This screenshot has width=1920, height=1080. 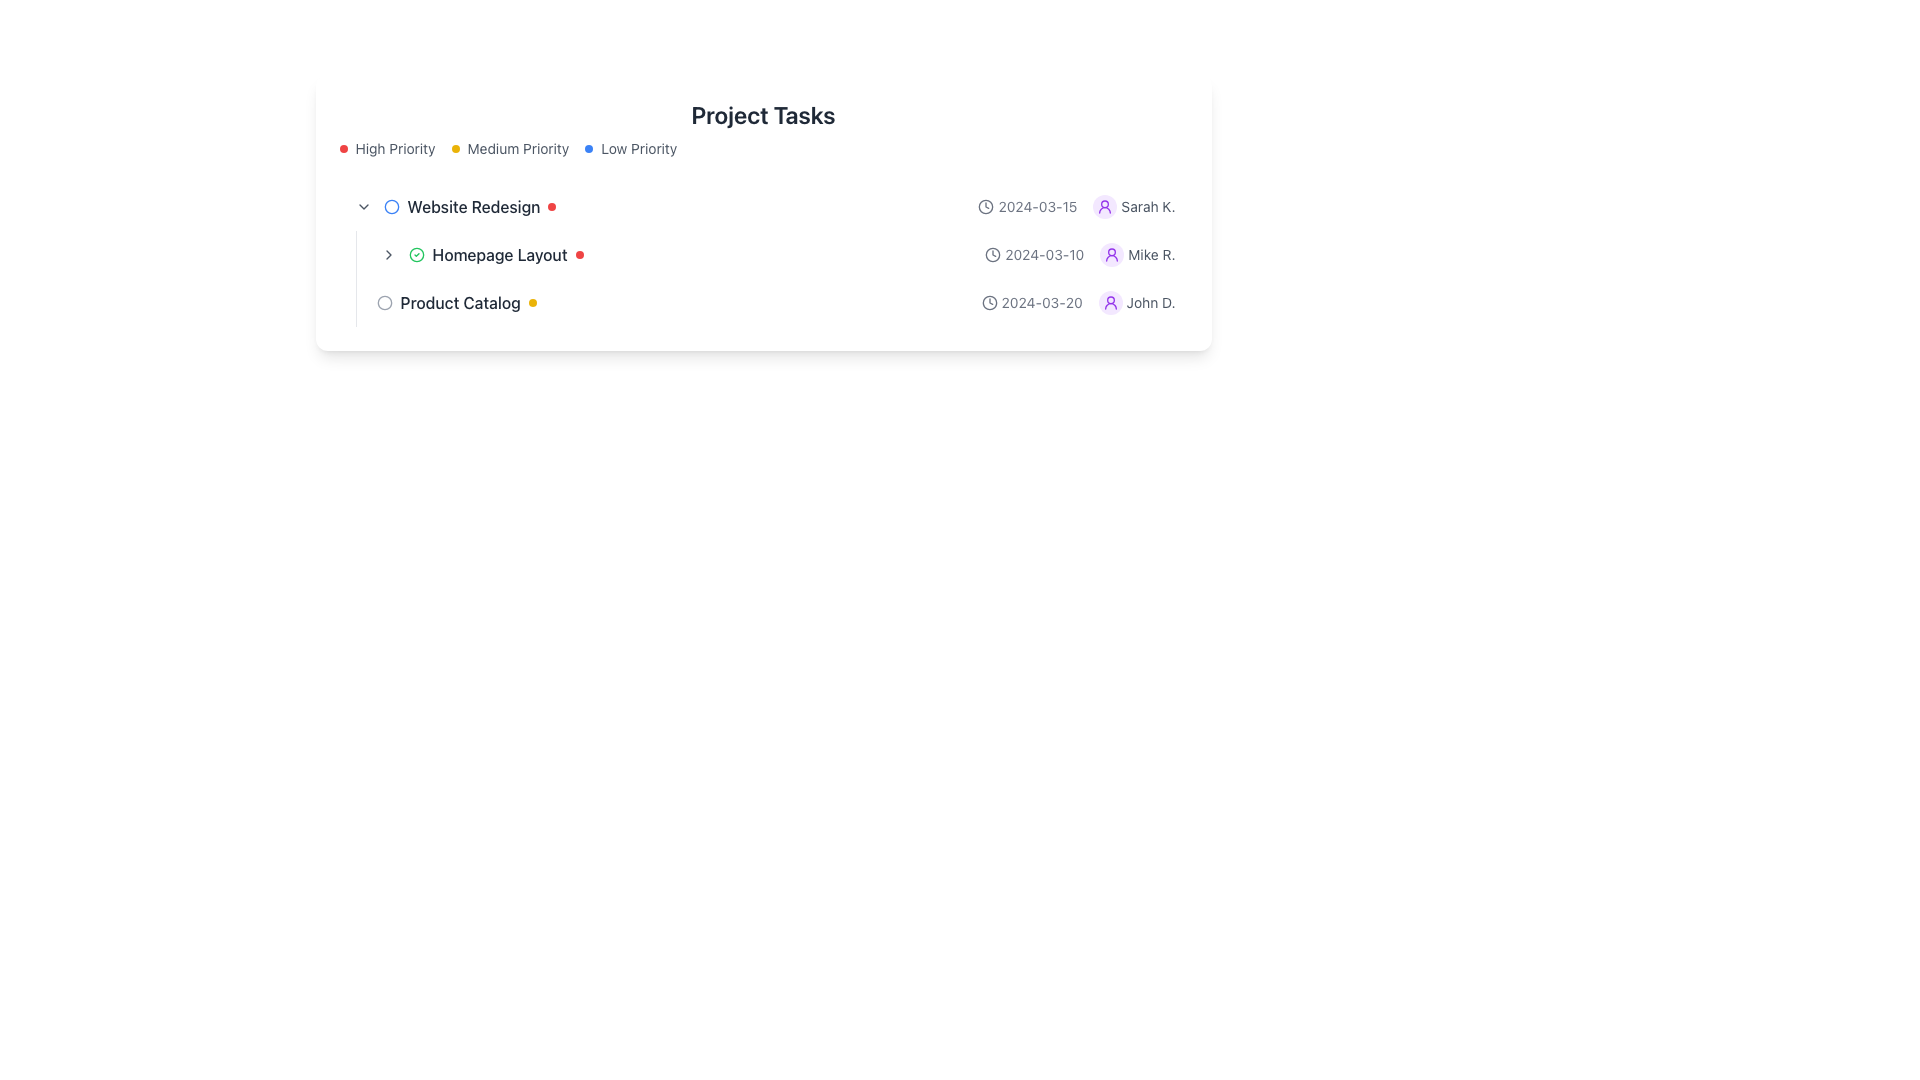 I want to click on name 'Sarah K.' displayed in a small, gray-colored font adjacent to the purple user icon in the third row of the list structure, so click(x=1148, y=207).